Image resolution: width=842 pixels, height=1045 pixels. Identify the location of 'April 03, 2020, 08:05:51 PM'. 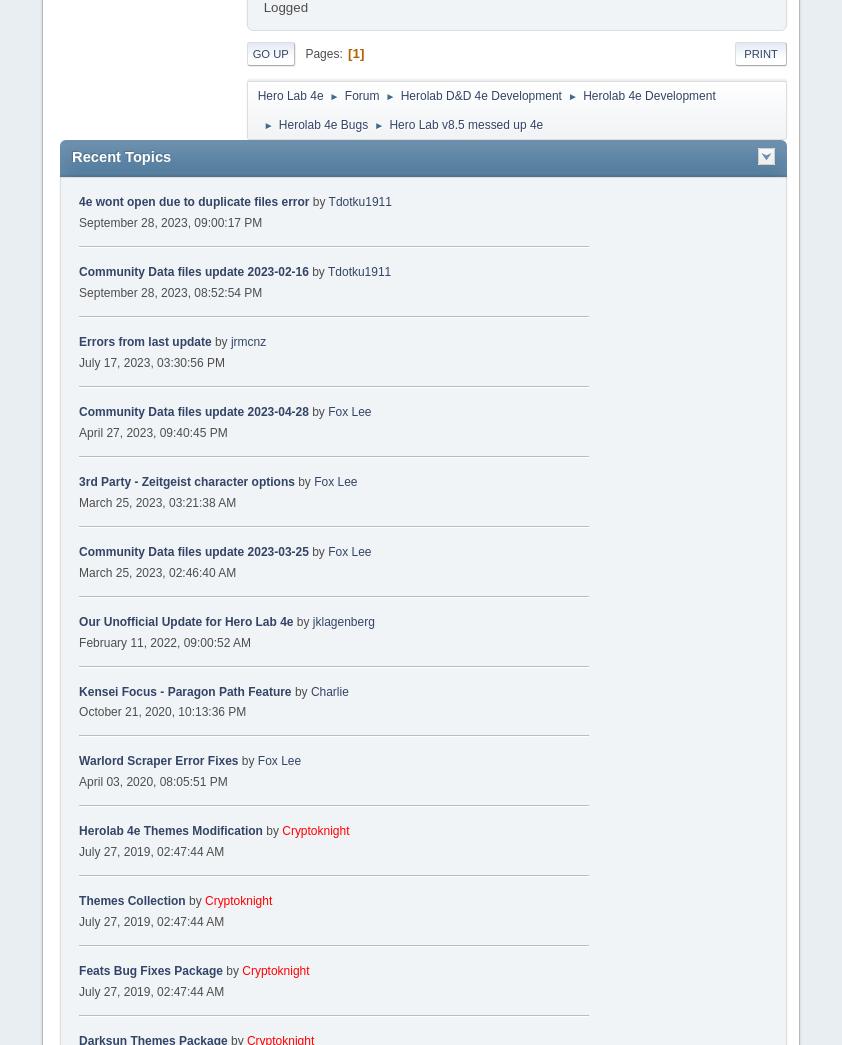
(151, 781).